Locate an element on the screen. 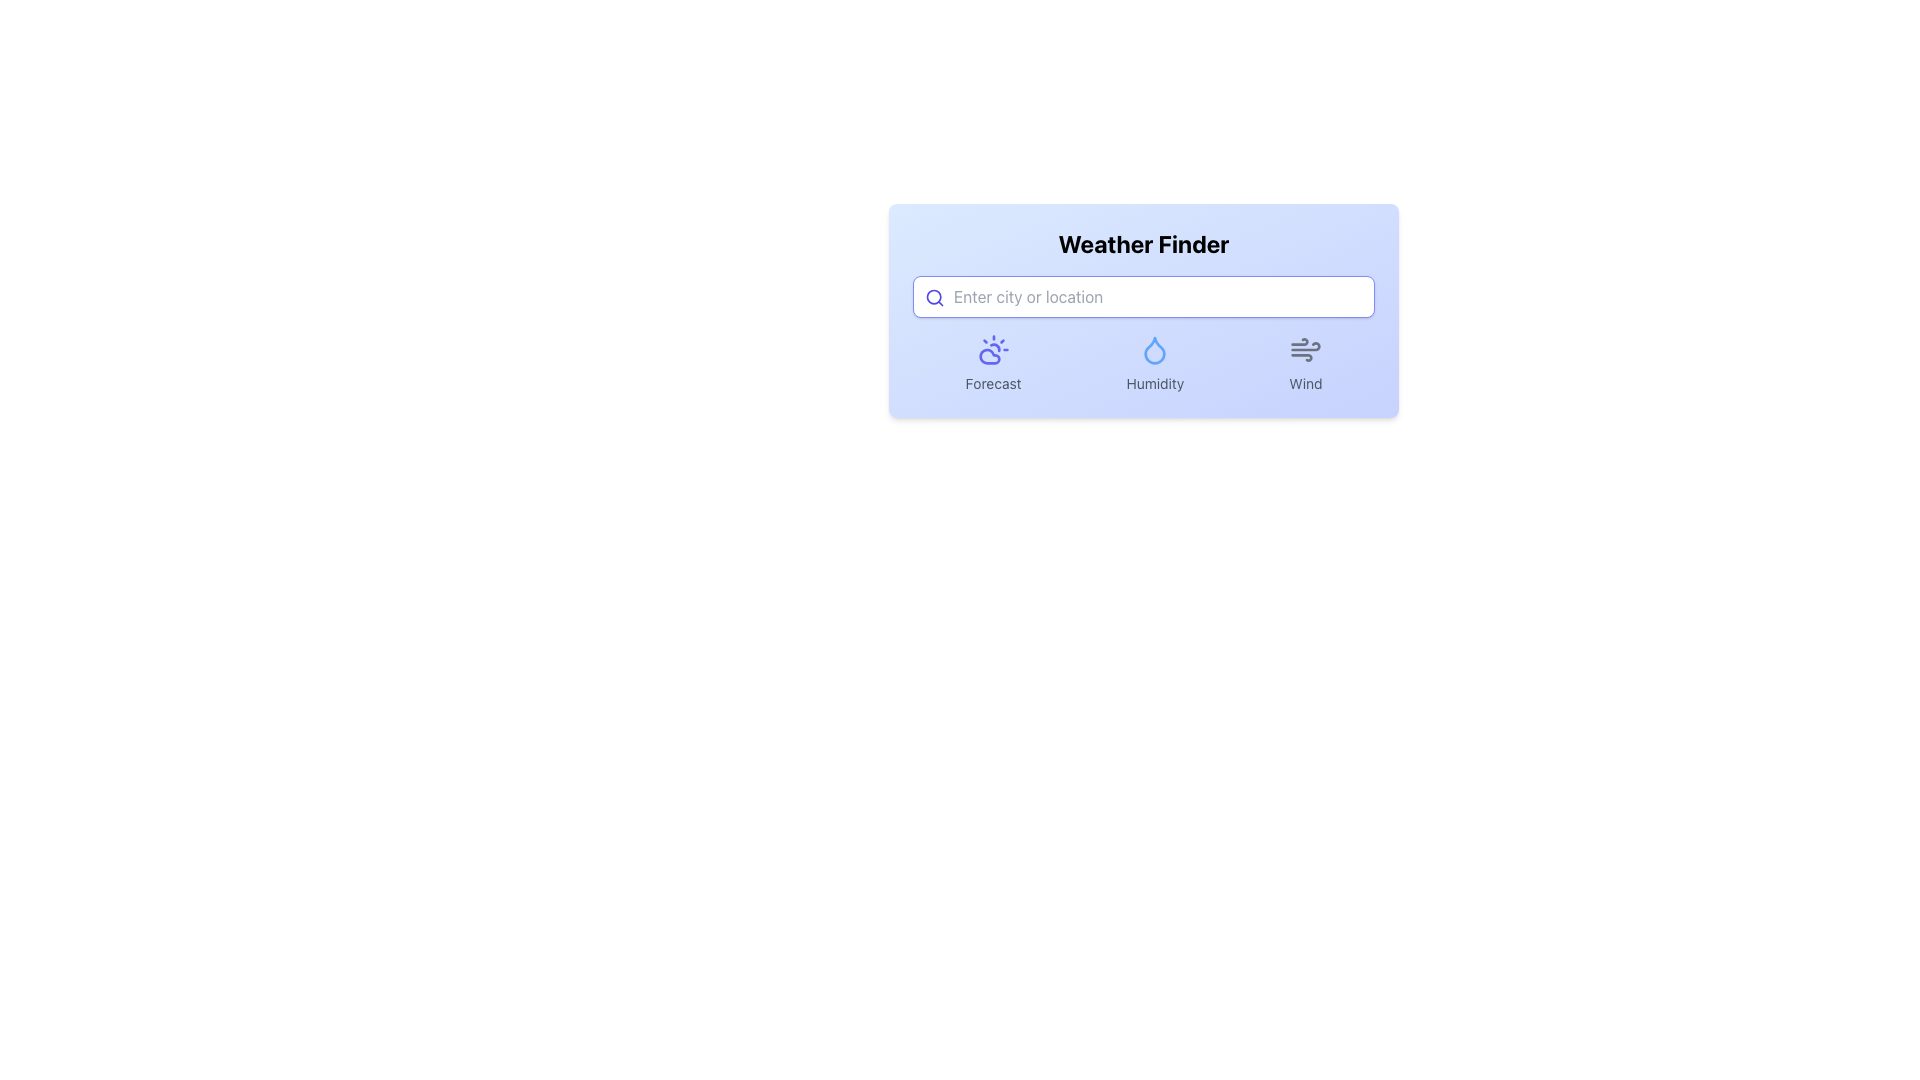  the indigo cloud icon representing weather conditions within the 'Forecast' section, located in the lower half of the interface is located at coordinates (989, 355).